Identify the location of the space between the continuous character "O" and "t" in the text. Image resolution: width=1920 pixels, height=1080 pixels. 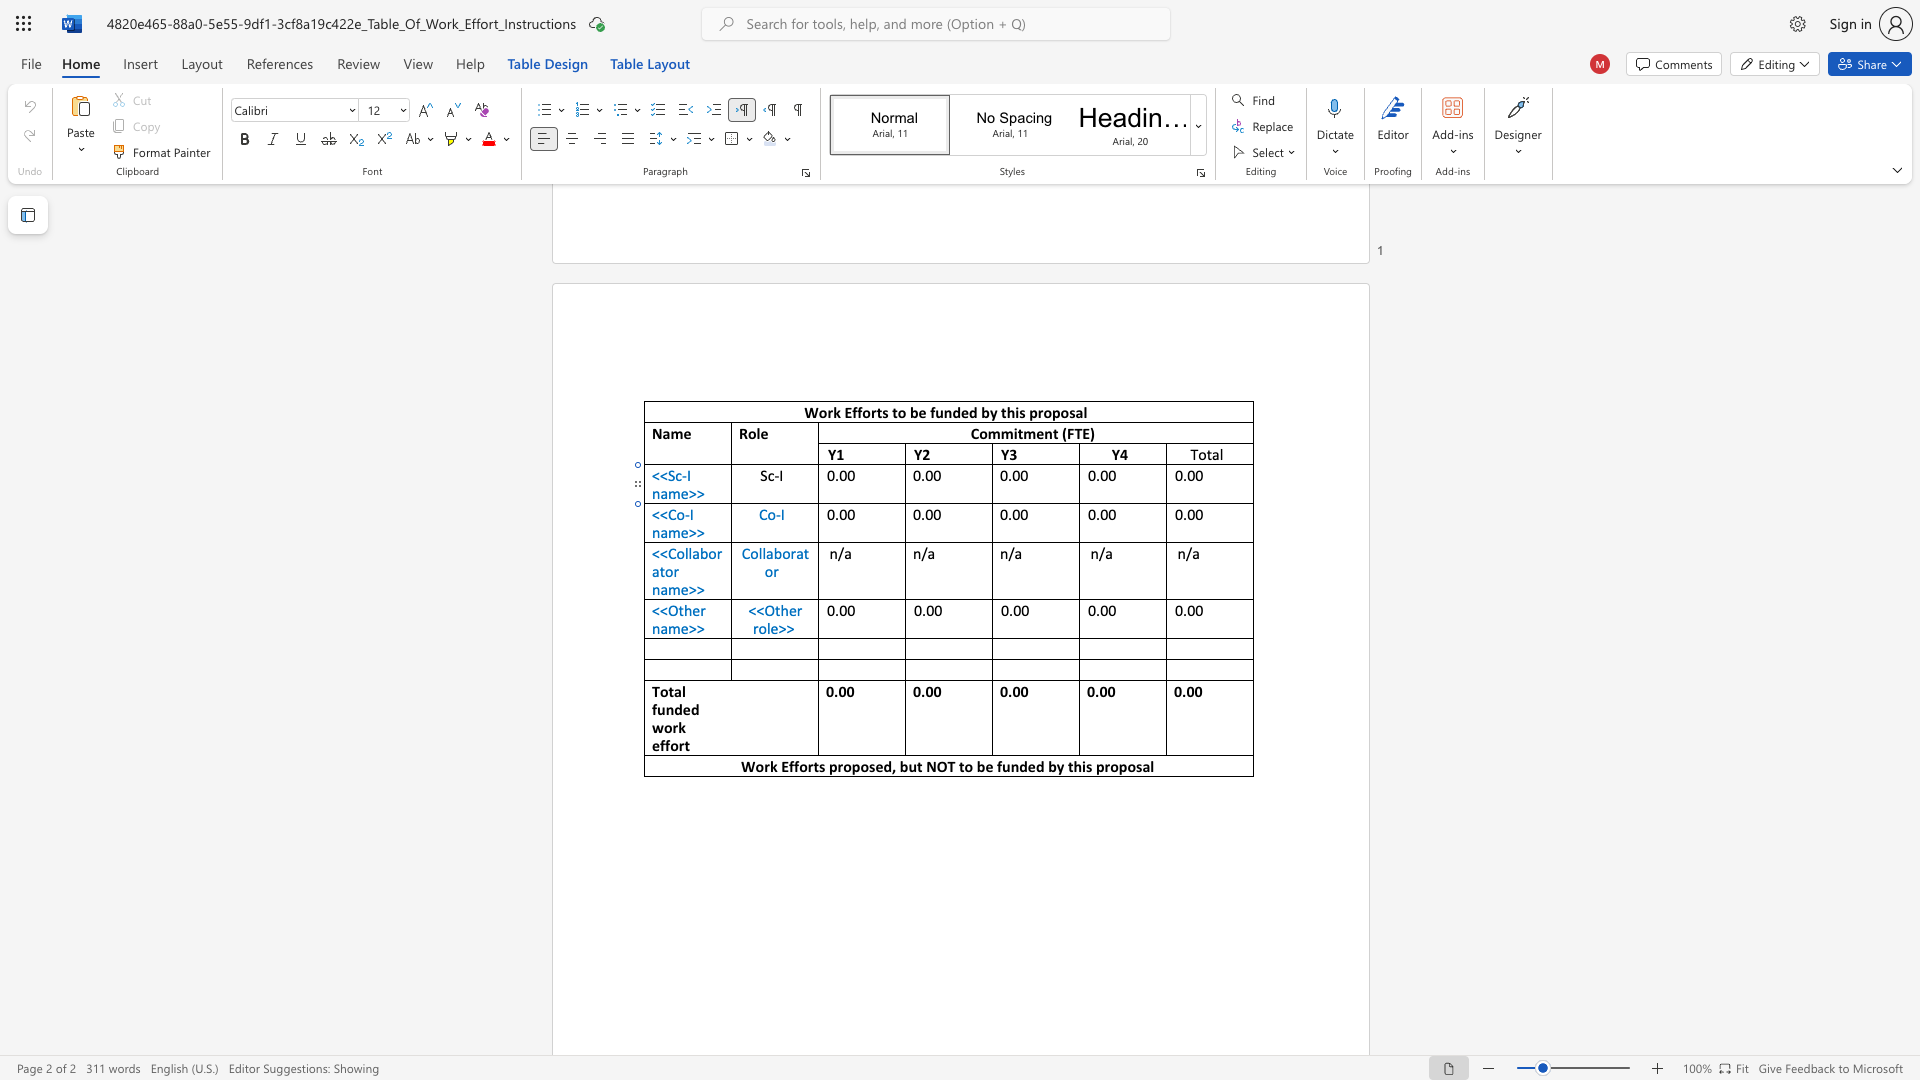
(677, 609).